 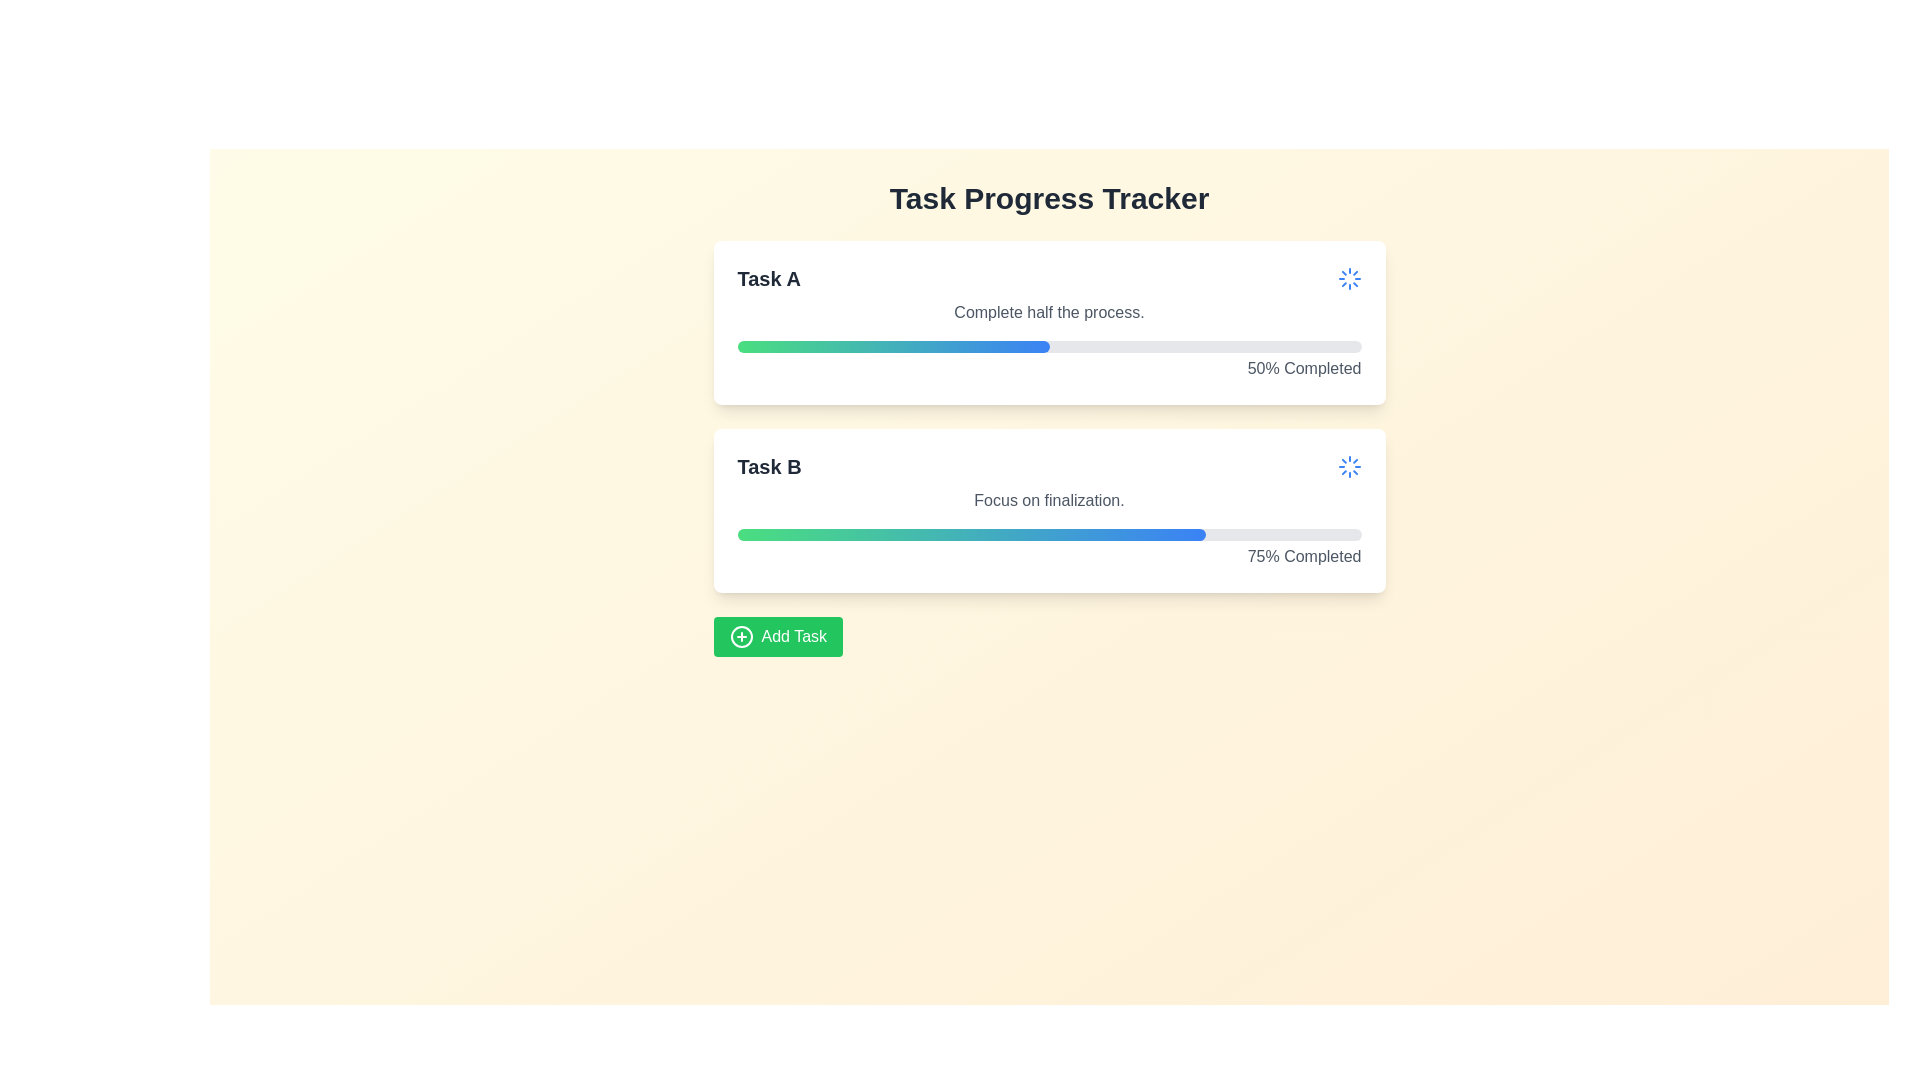 What do you see at coordinates (740, 636) in the screenshot?
I see `the plus sign icon encircled by a circular outline, which is centered inside the green button labeled 'Add Task'` at bounding box center [740, 636].